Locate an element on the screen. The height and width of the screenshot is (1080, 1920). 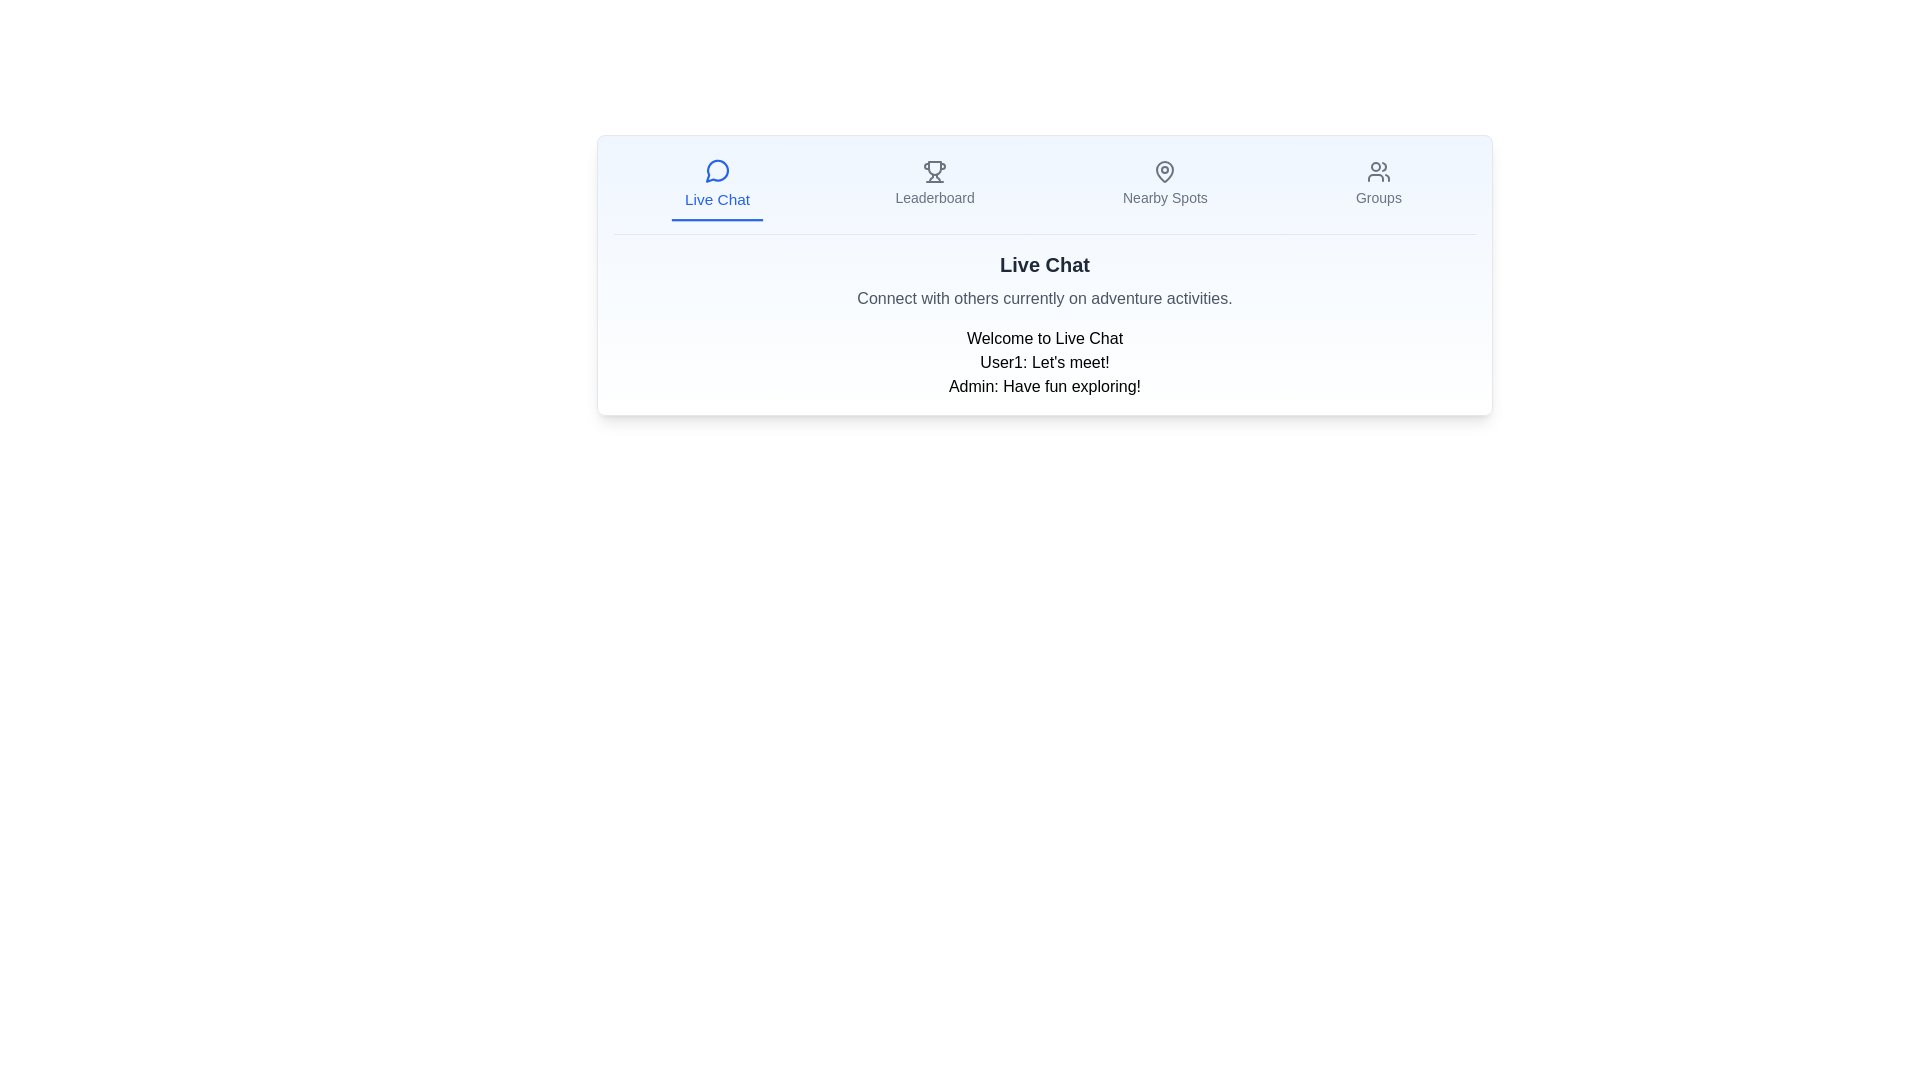
keyboard navigation is located at coordinates (717, 185).